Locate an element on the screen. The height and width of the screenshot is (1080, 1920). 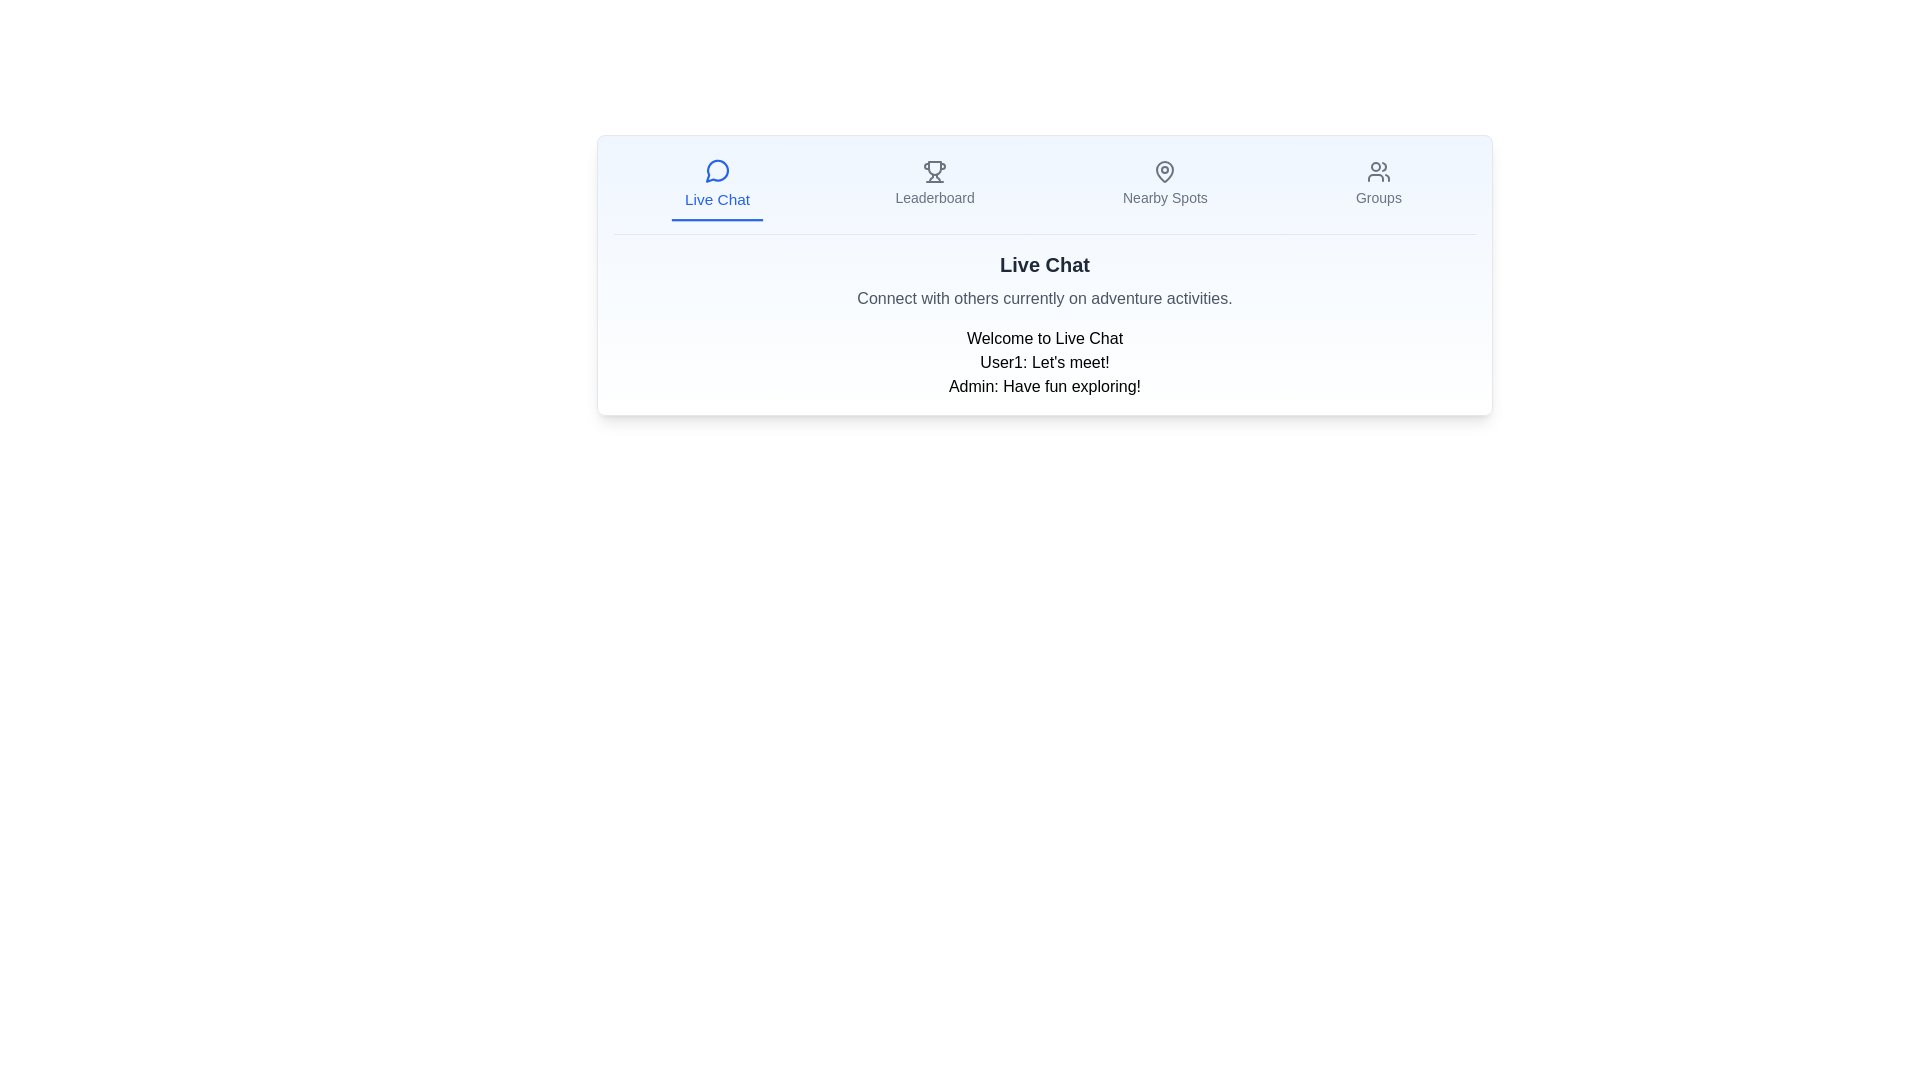
keyboard navigation is located at coordinates (717, 185).